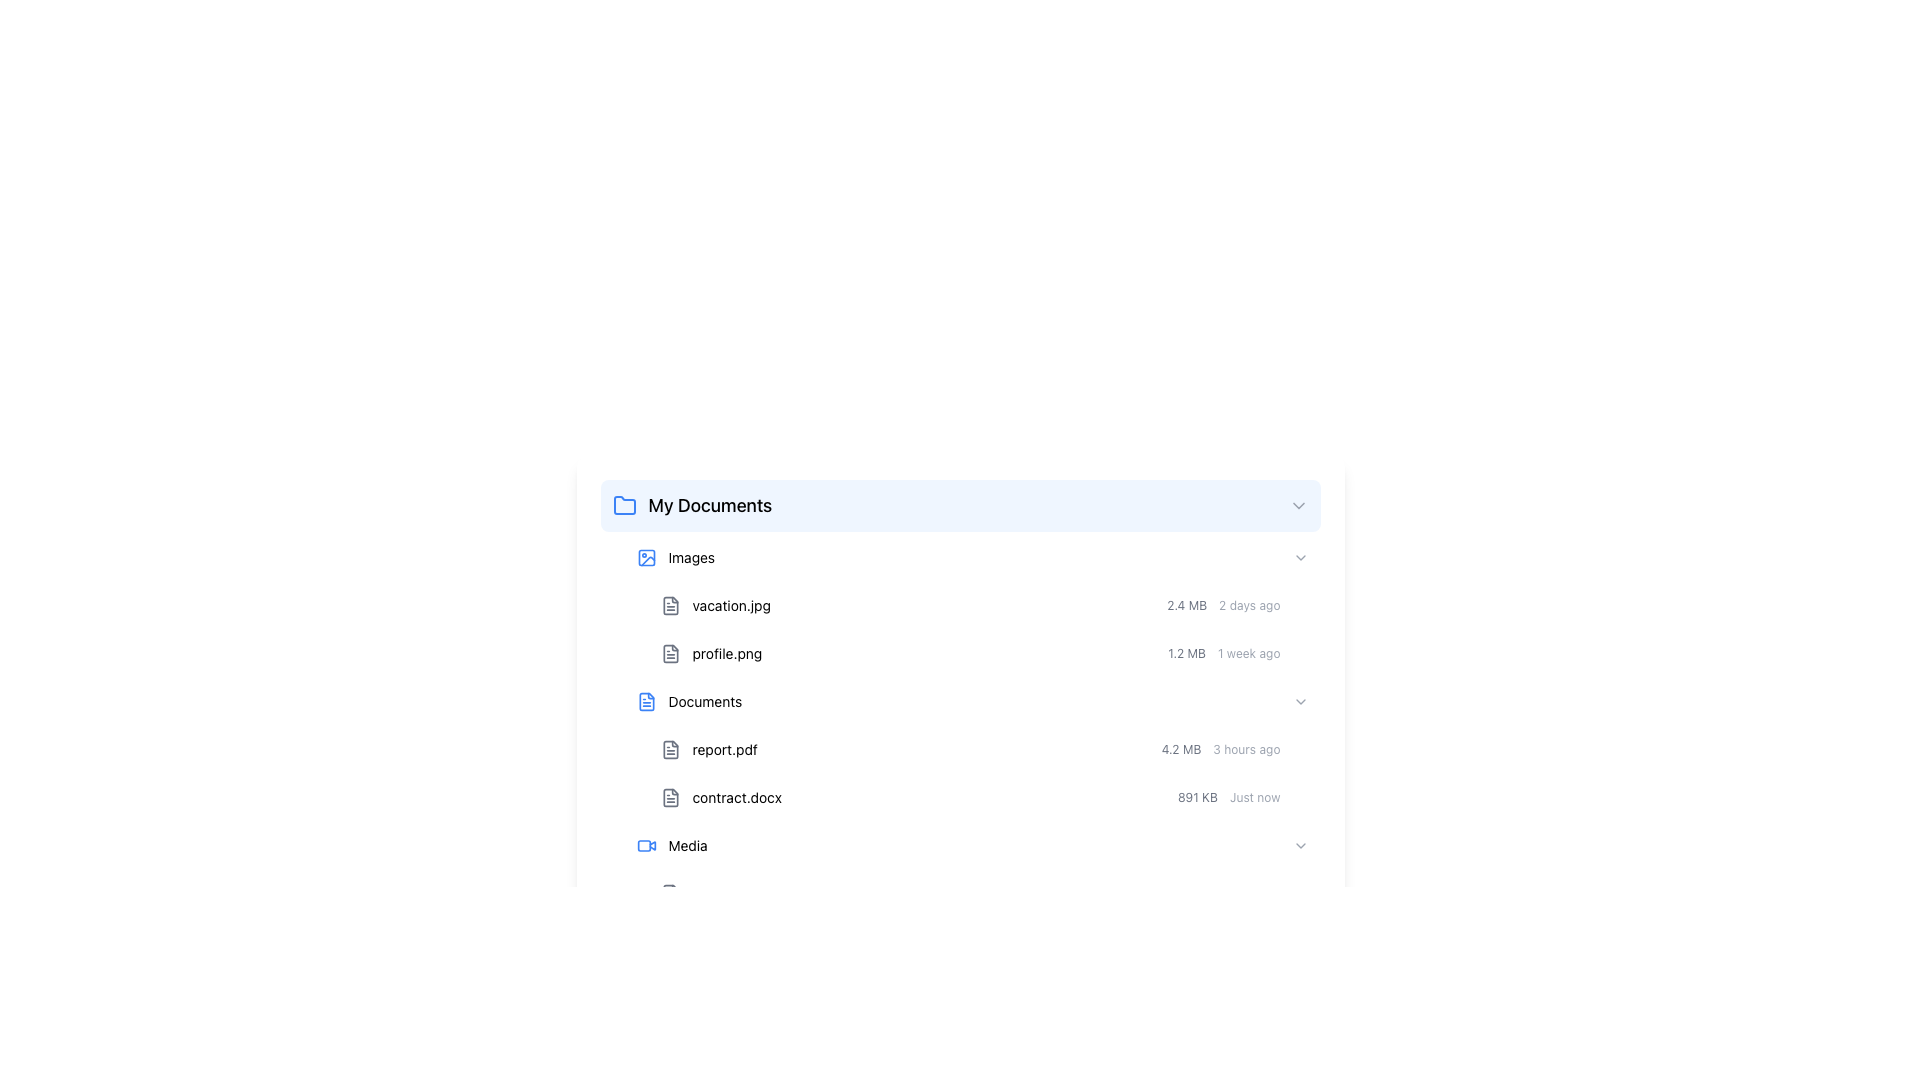 The height and width of the screenshot is (1080, 1920). Describe the element at coordinates (1181, 749) in the screenshot. I see `the text label displaying '4.2 MB', which is styled with a small gray font and positioned before the '3 hours ago' text and a download icon` at that location.